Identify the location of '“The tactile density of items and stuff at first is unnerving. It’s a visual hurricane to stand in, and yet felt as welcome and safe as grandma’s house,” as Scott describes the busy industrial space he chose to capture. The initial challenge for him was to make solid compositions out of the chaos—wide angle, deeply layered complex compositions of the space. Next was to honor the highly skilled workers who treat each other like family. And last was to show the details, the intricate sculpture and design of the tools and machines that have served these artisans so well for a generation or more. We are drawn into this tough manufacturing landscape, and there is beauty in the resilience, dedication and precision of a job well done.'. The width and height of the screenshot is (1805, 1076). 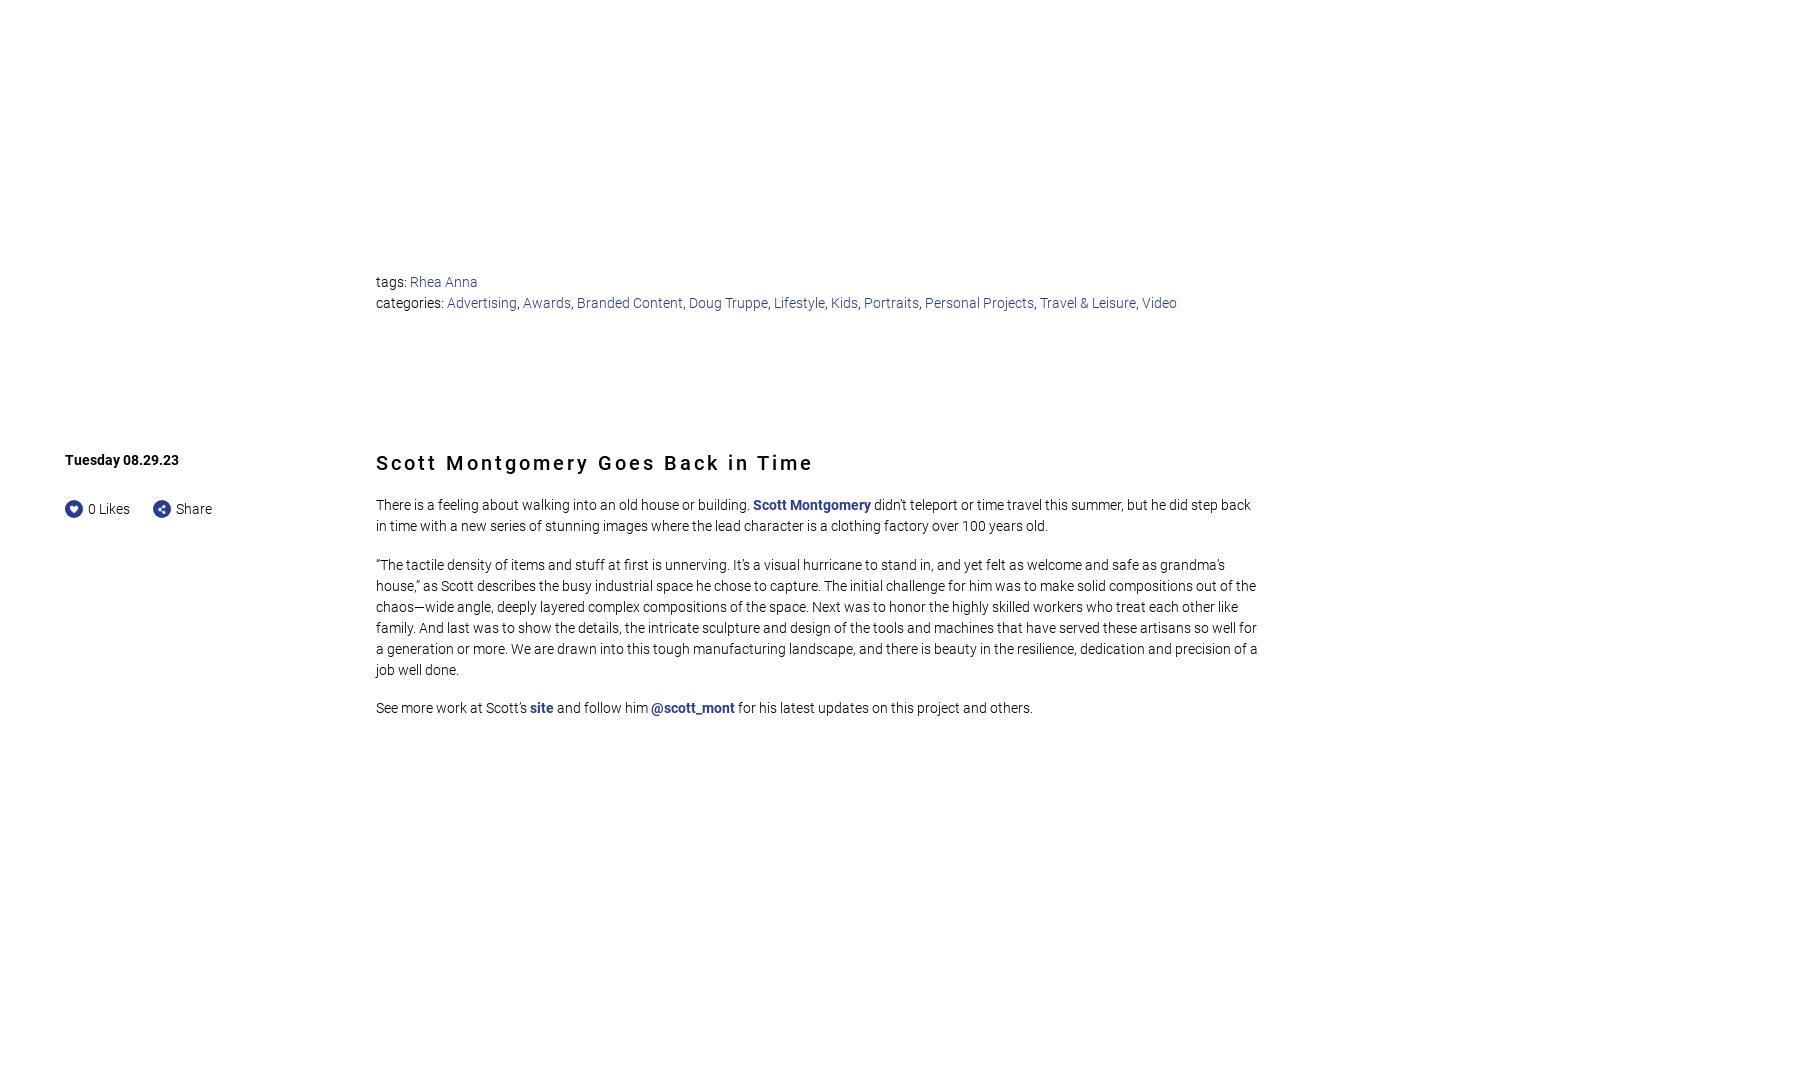
(818, 616).